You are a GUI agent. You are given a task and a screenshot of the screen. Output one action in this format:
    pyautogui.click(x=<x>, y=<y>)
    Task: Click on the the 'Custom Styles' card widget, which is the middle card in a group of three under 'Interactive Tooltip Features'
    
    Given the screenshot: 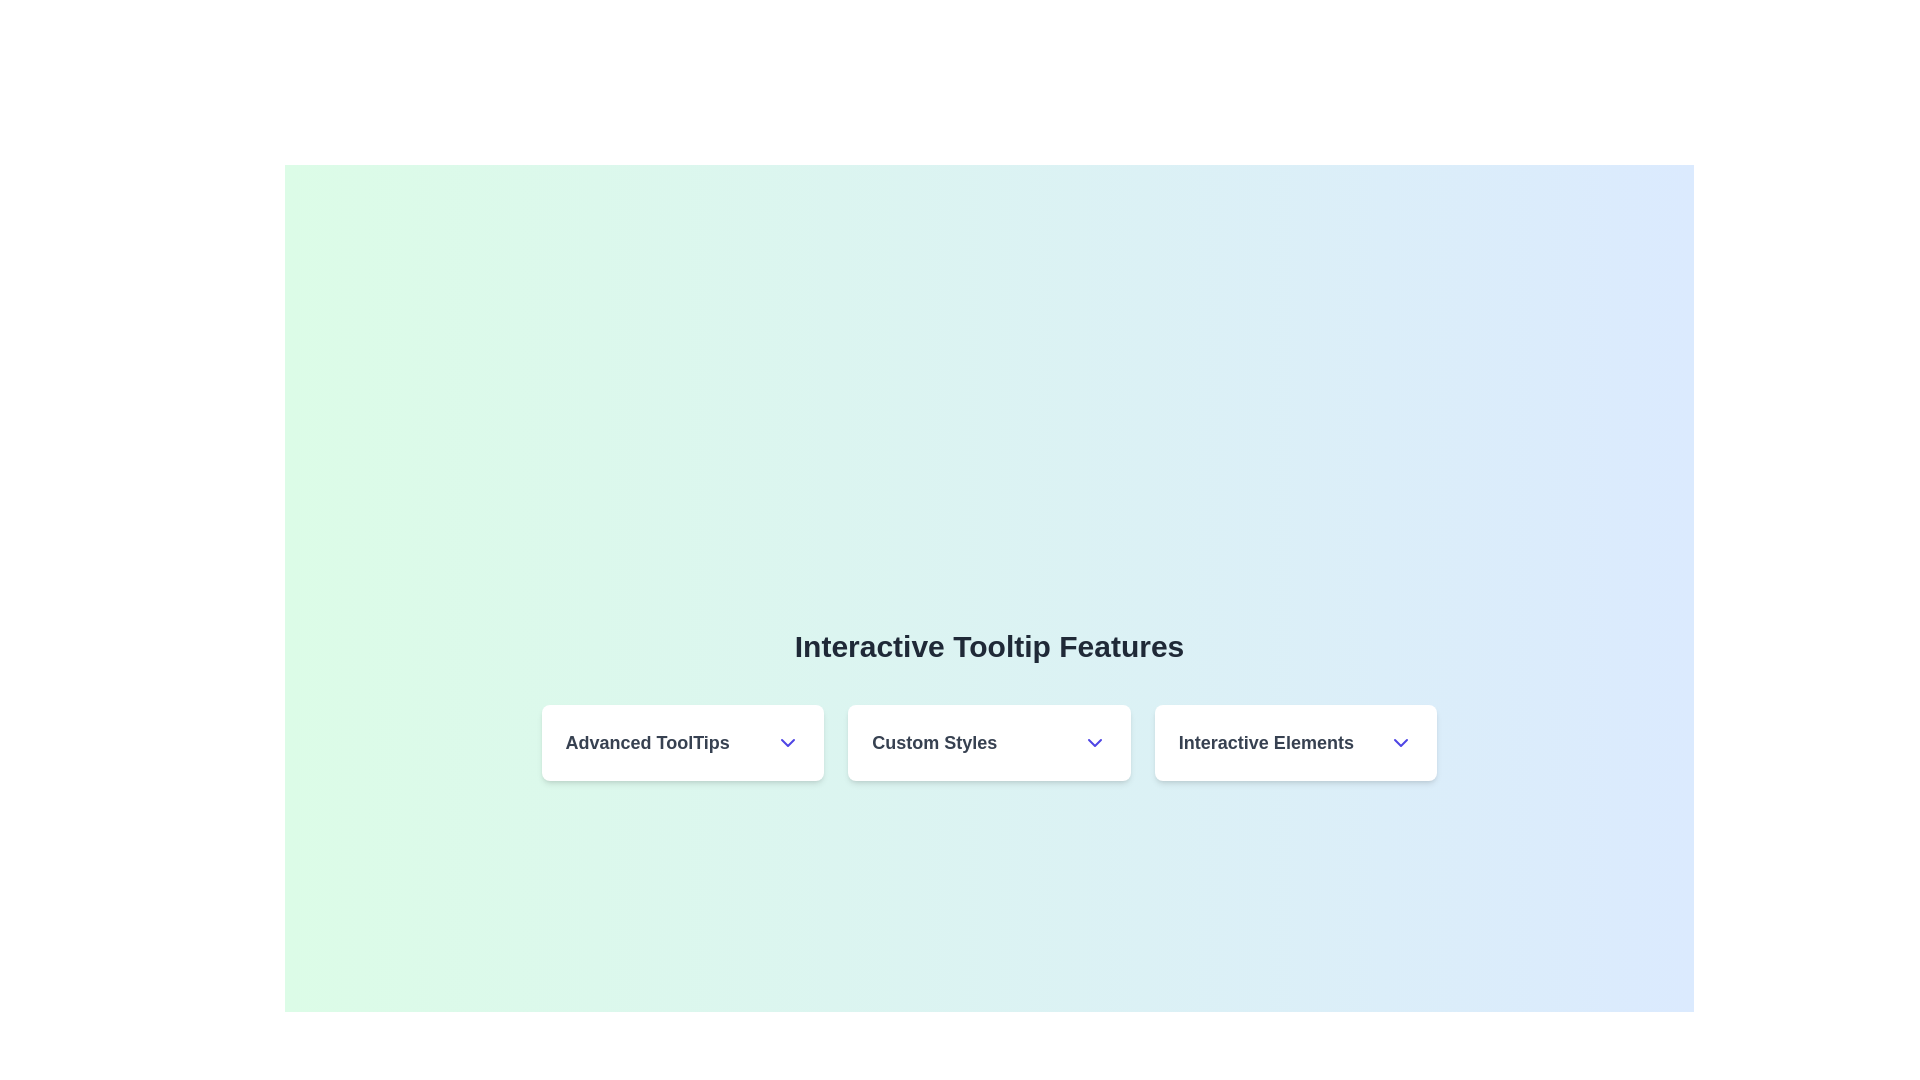 What is the action you would take?
    pyautogui.click(x=989, y=743)
    